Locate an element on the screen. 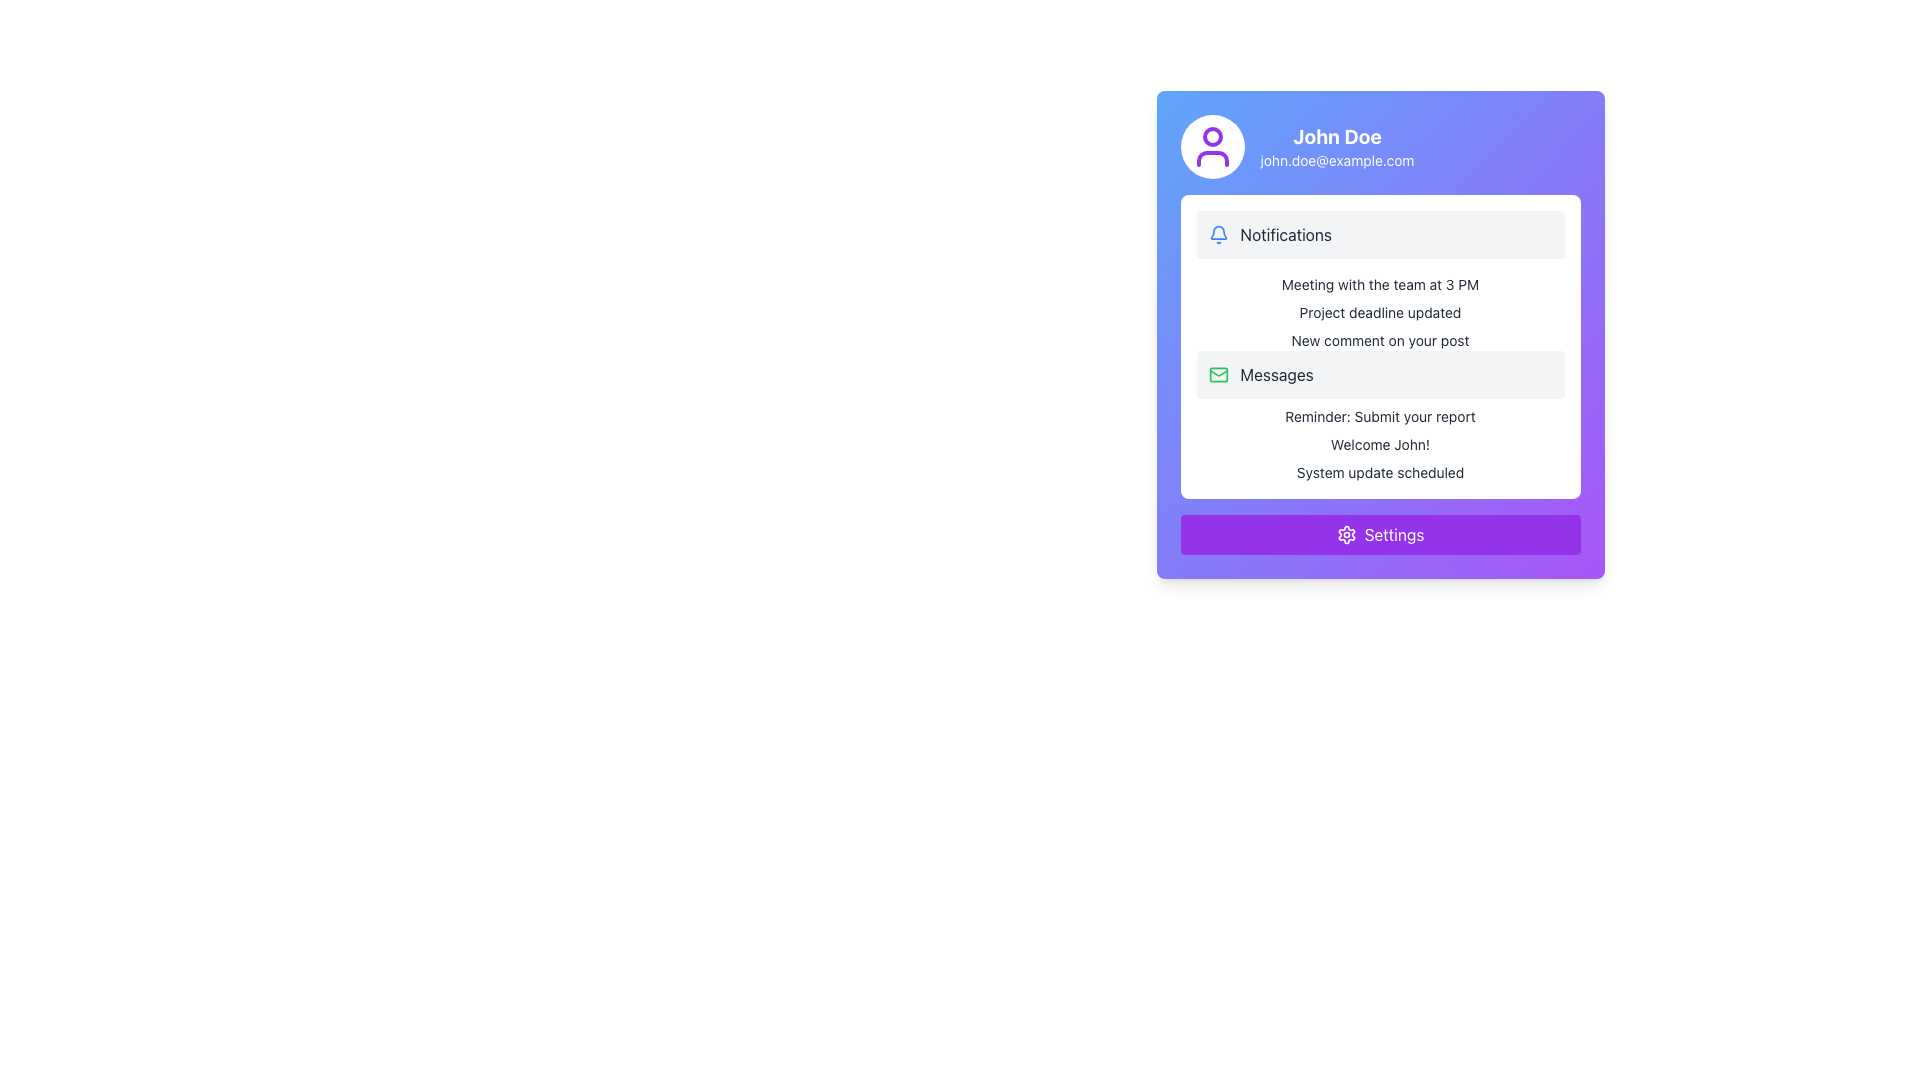  lower section of the circular profile icon graphic in the purple header of the user card by using developer tools is located at coordinates (1211, 157).